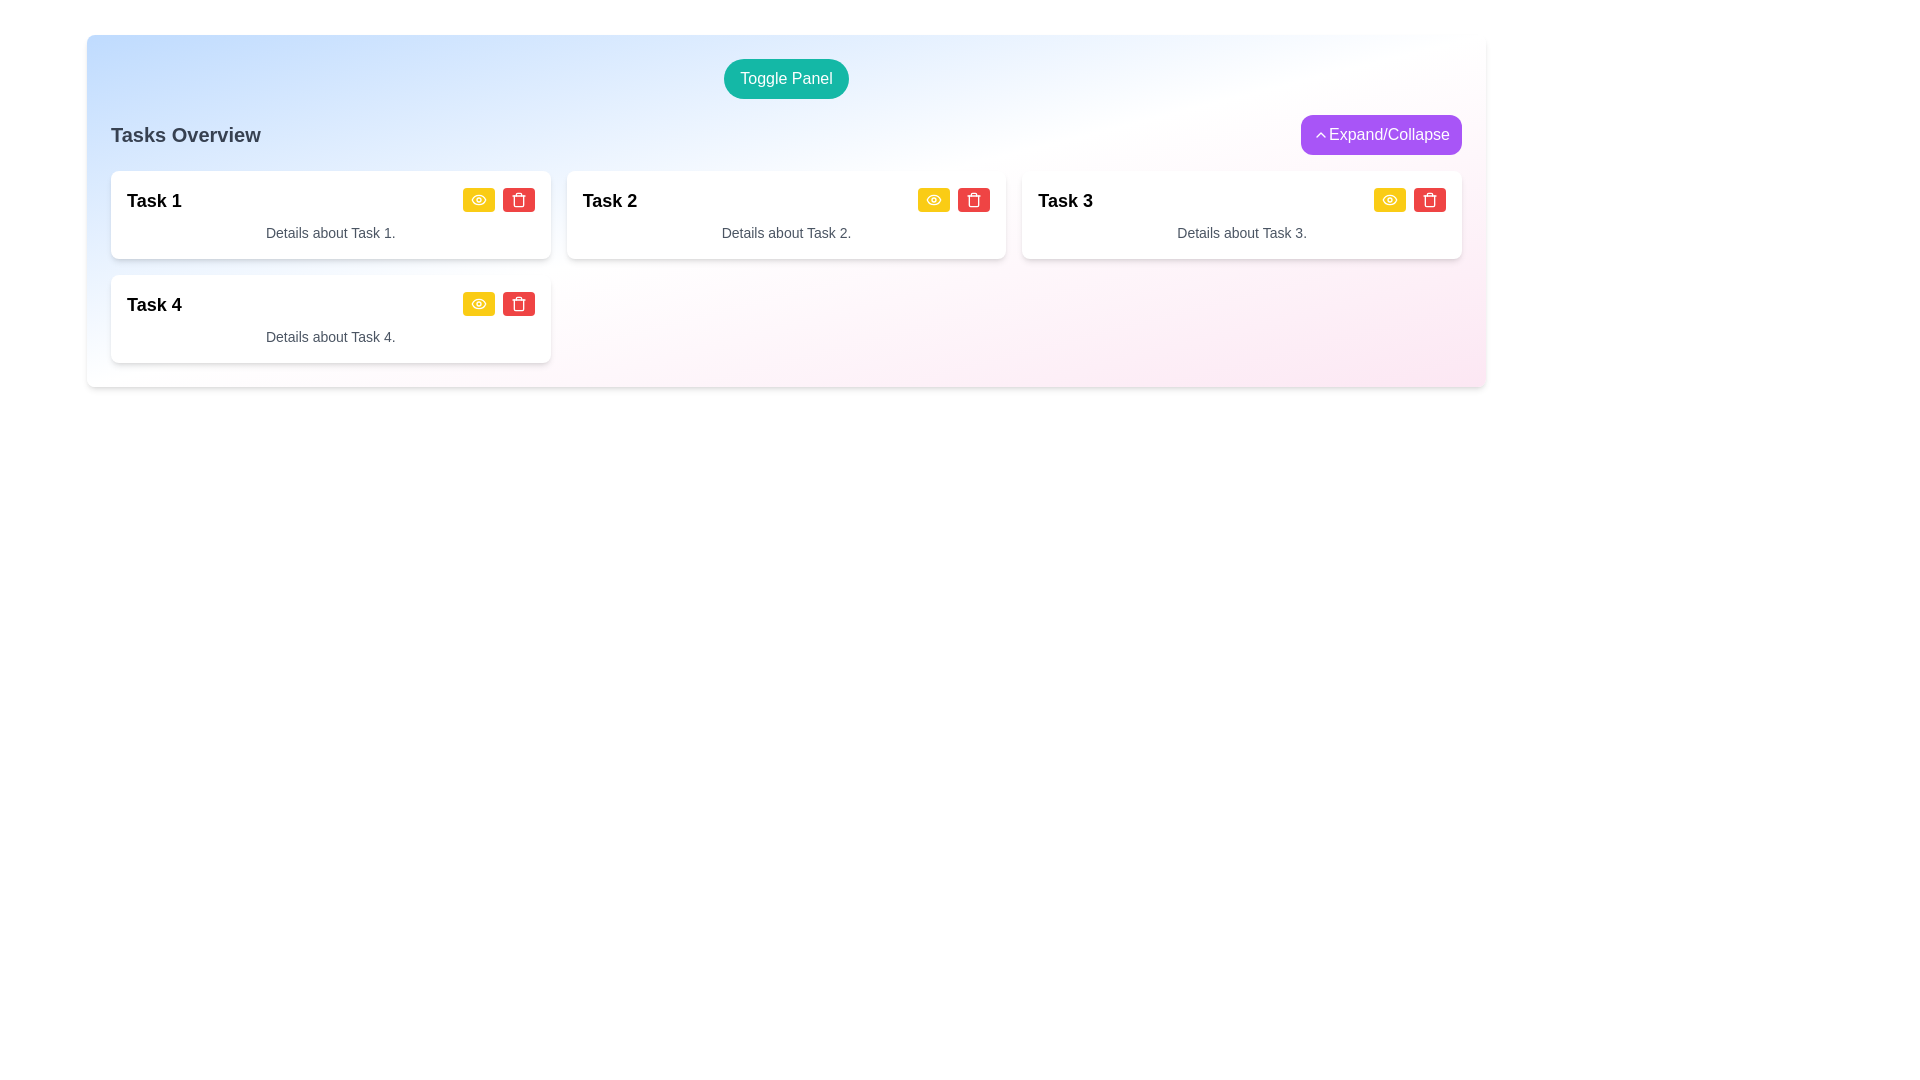  Describe the element at coordinates (518, 199) in the screenshot. I see `the second button in the group, which is positioned to the right of a yellow button with an eye icon` at that location.